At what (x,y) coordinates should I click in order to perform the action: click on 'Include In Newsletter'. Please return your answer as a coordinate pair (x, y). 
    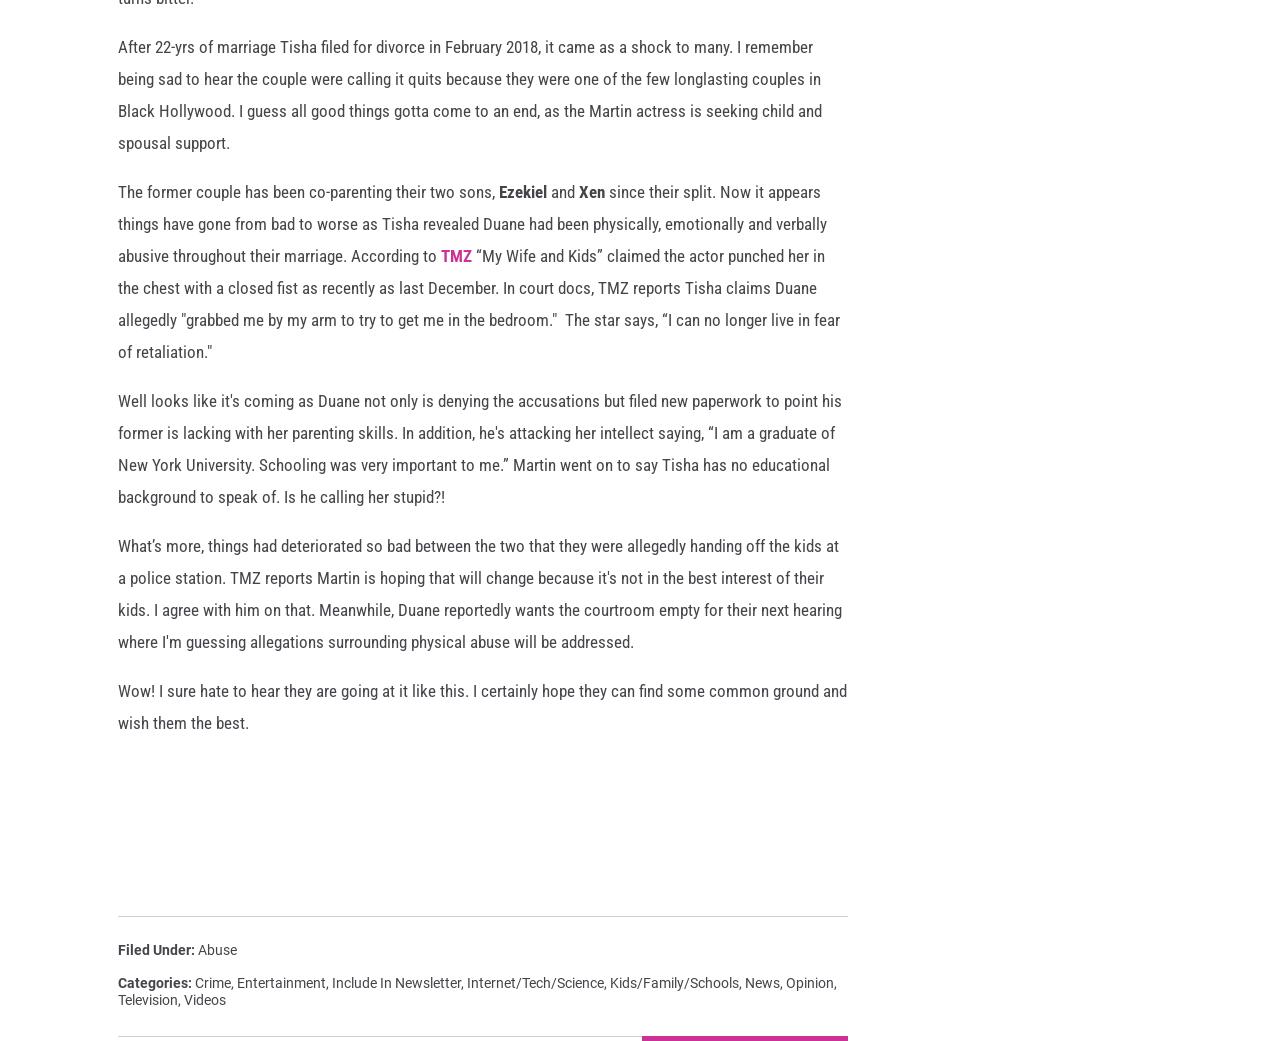
    Looking at the image, I should click on (395, 996).